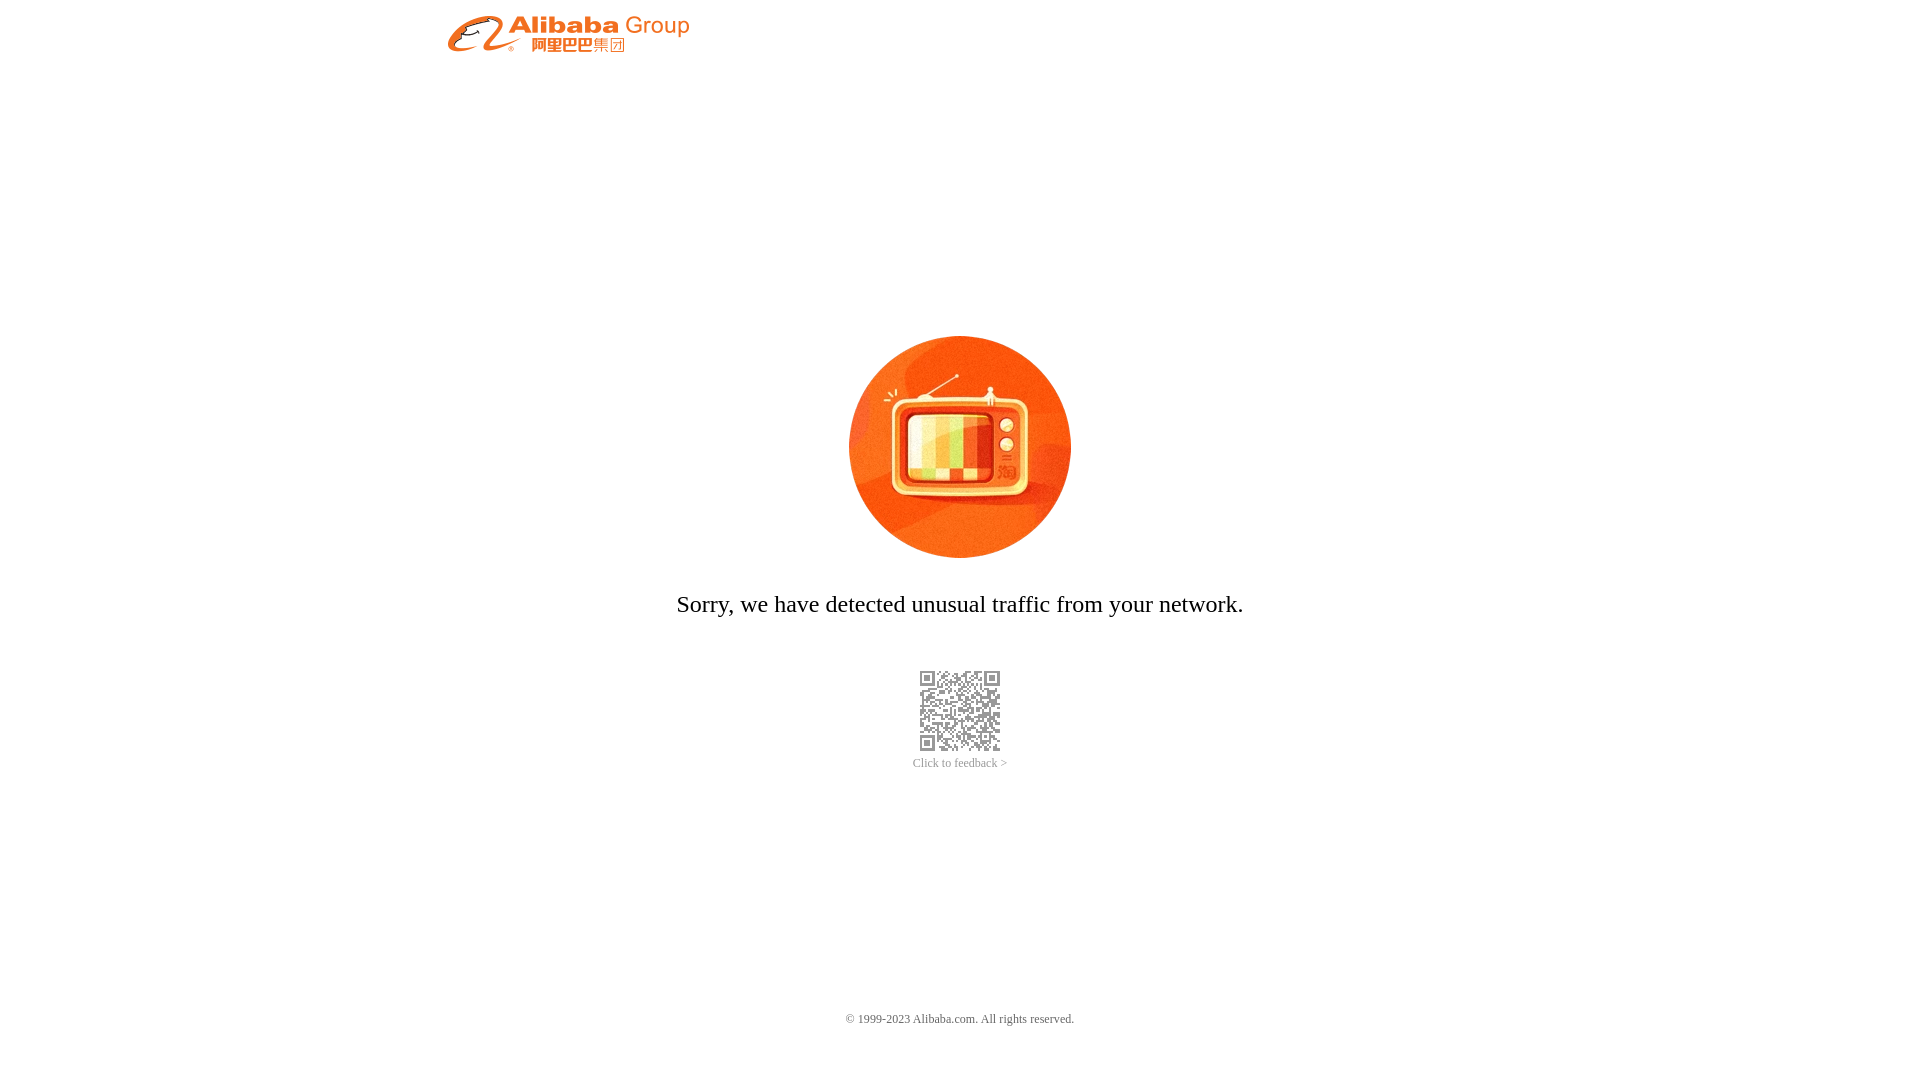 The height and width of the screenshot is (1080, 1920). I want to click on 'Click to feedback >', so click(960, 763).